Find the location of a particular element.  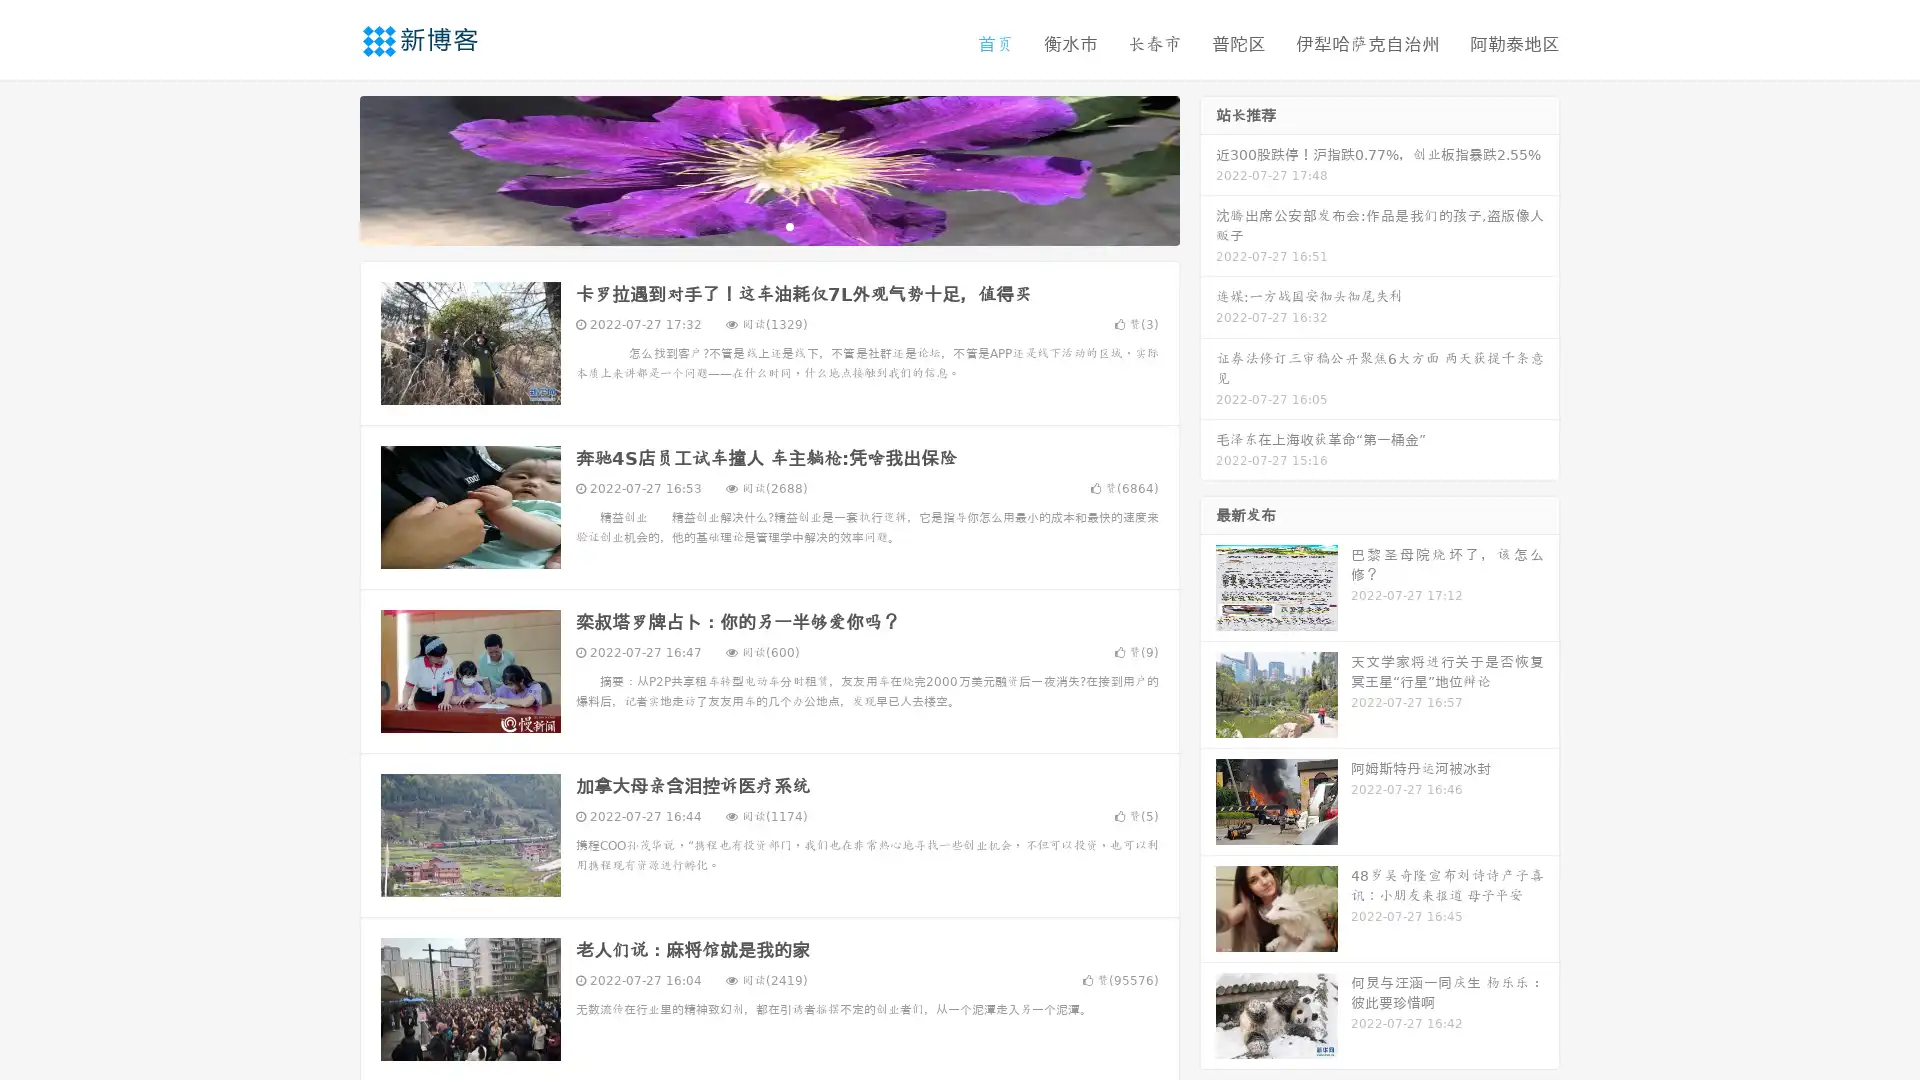

Next slide is located at coordinates (1208, 168).